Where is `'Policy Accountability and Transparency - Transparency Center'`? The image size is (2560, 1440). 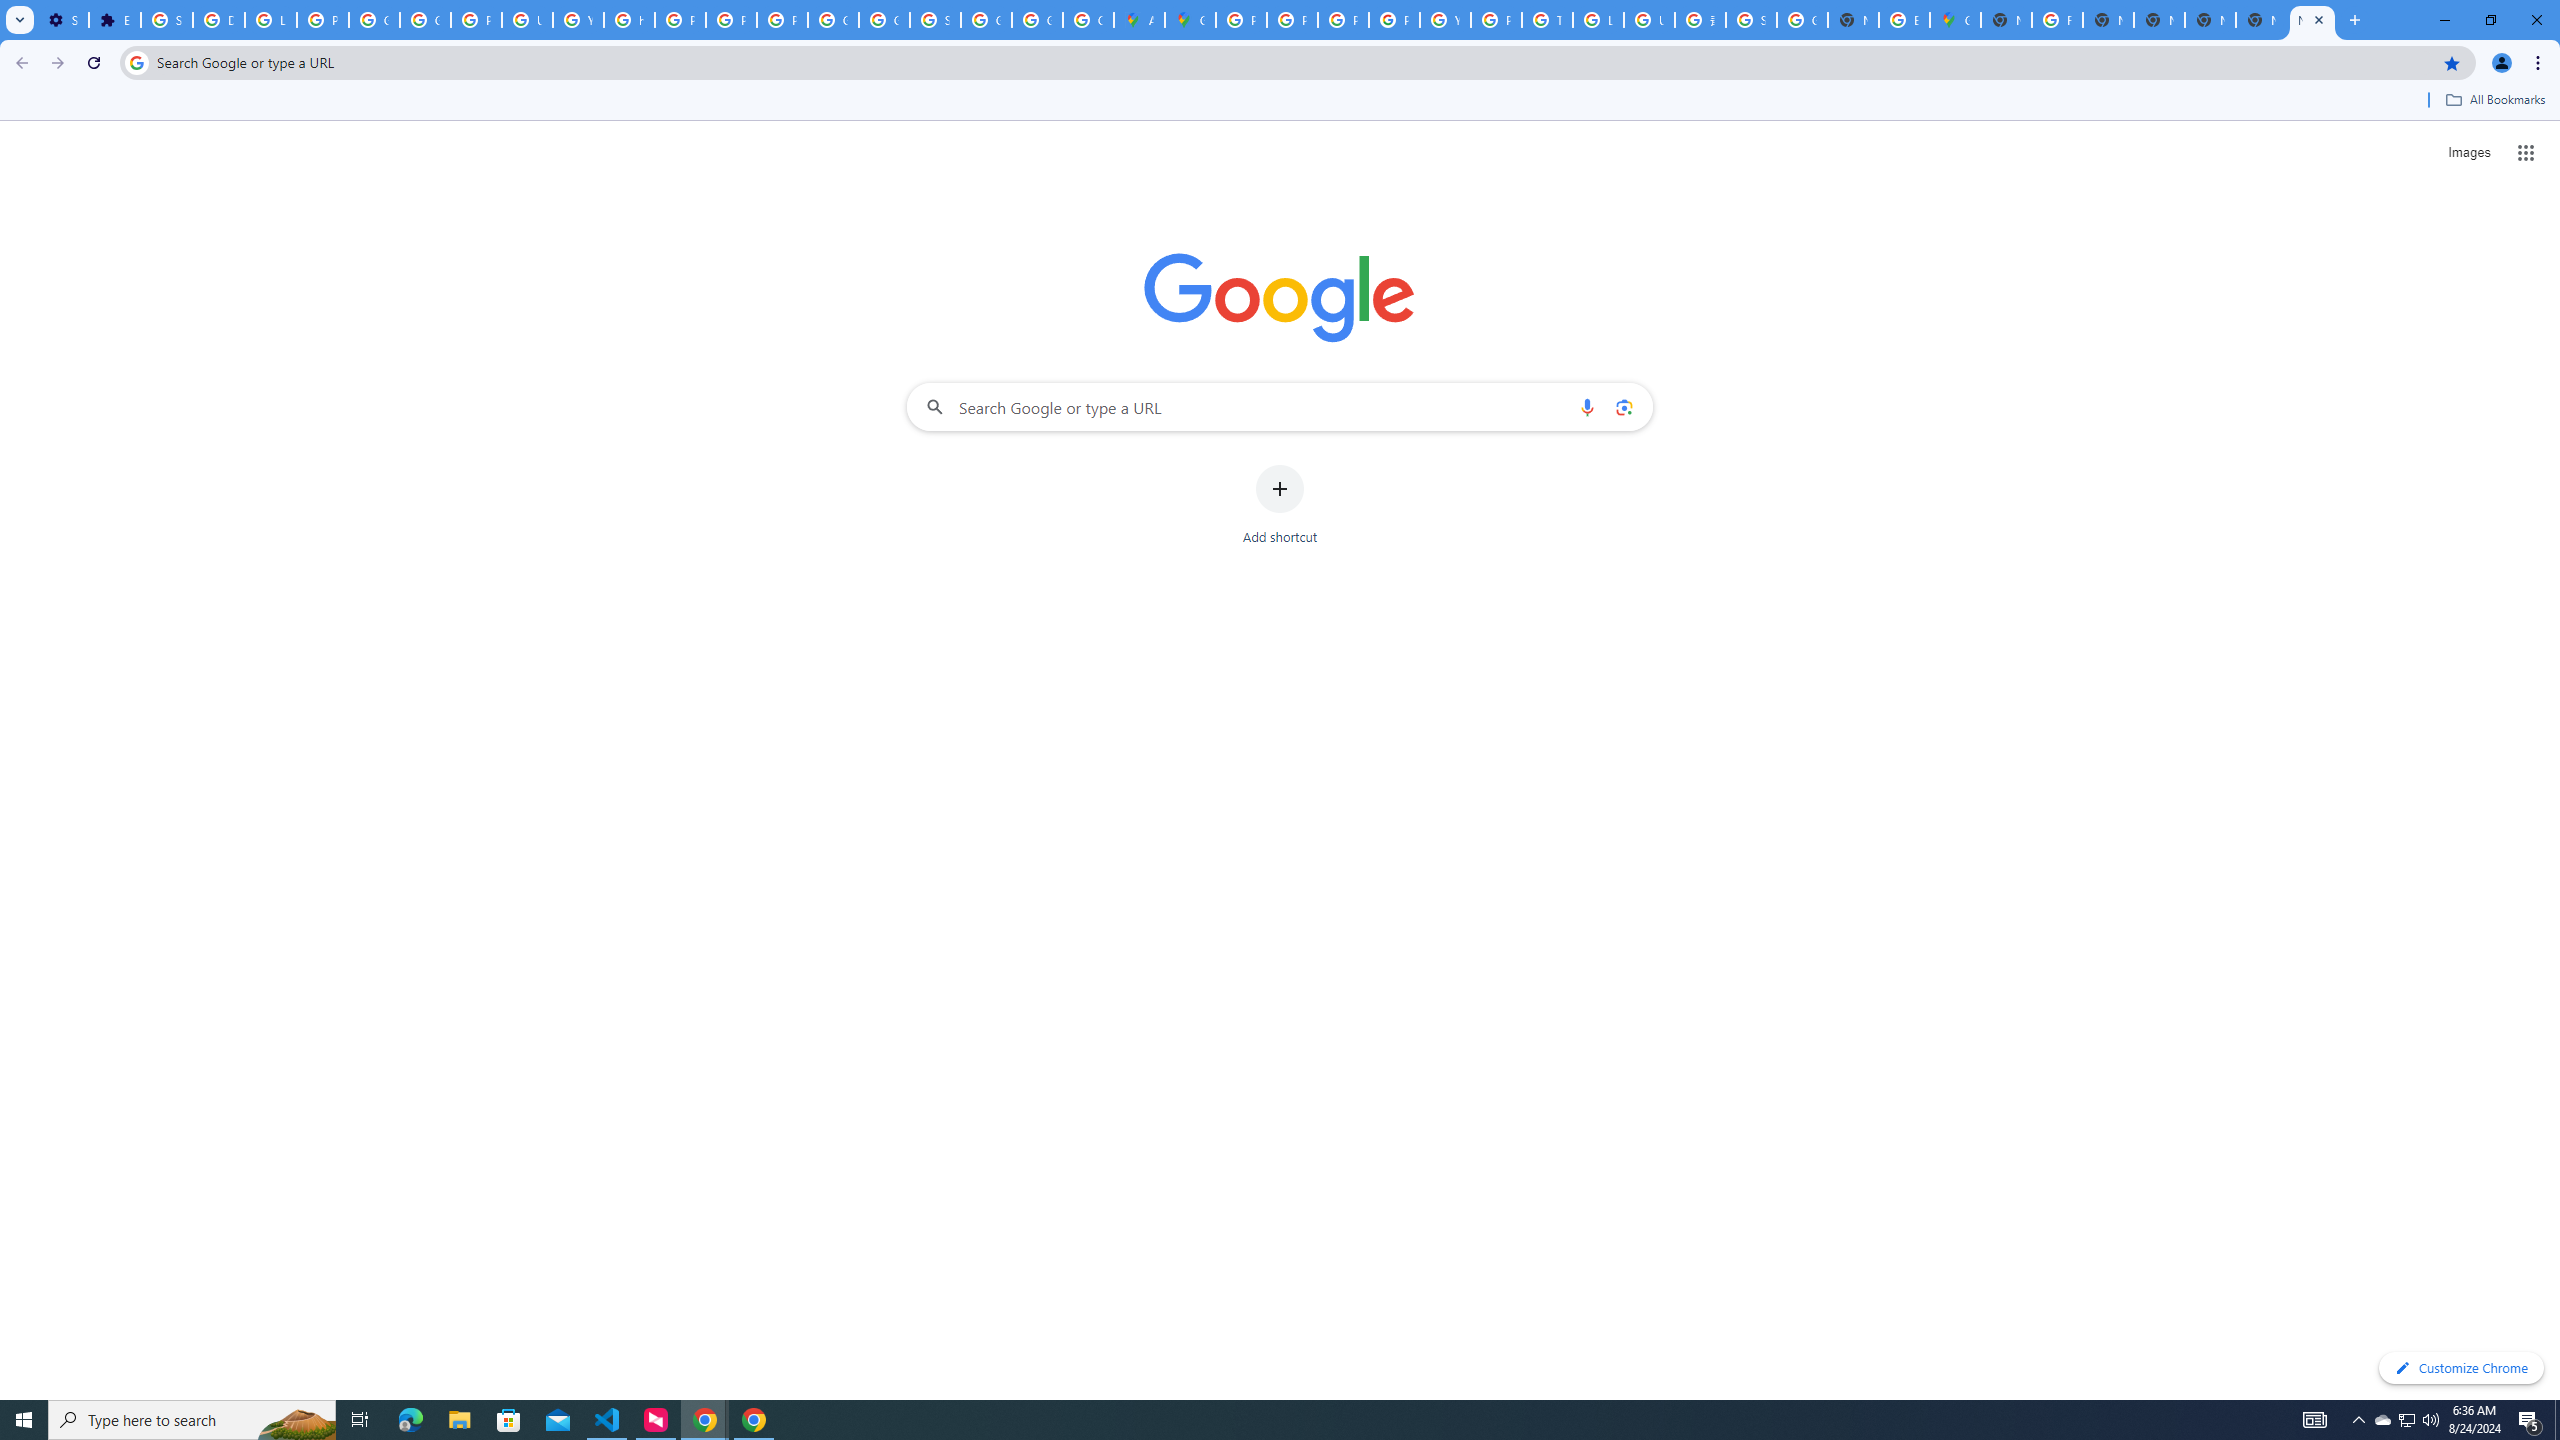 'Policy Accountability and Transparency - Transparency Center' is located at coordinates (1239, 19).